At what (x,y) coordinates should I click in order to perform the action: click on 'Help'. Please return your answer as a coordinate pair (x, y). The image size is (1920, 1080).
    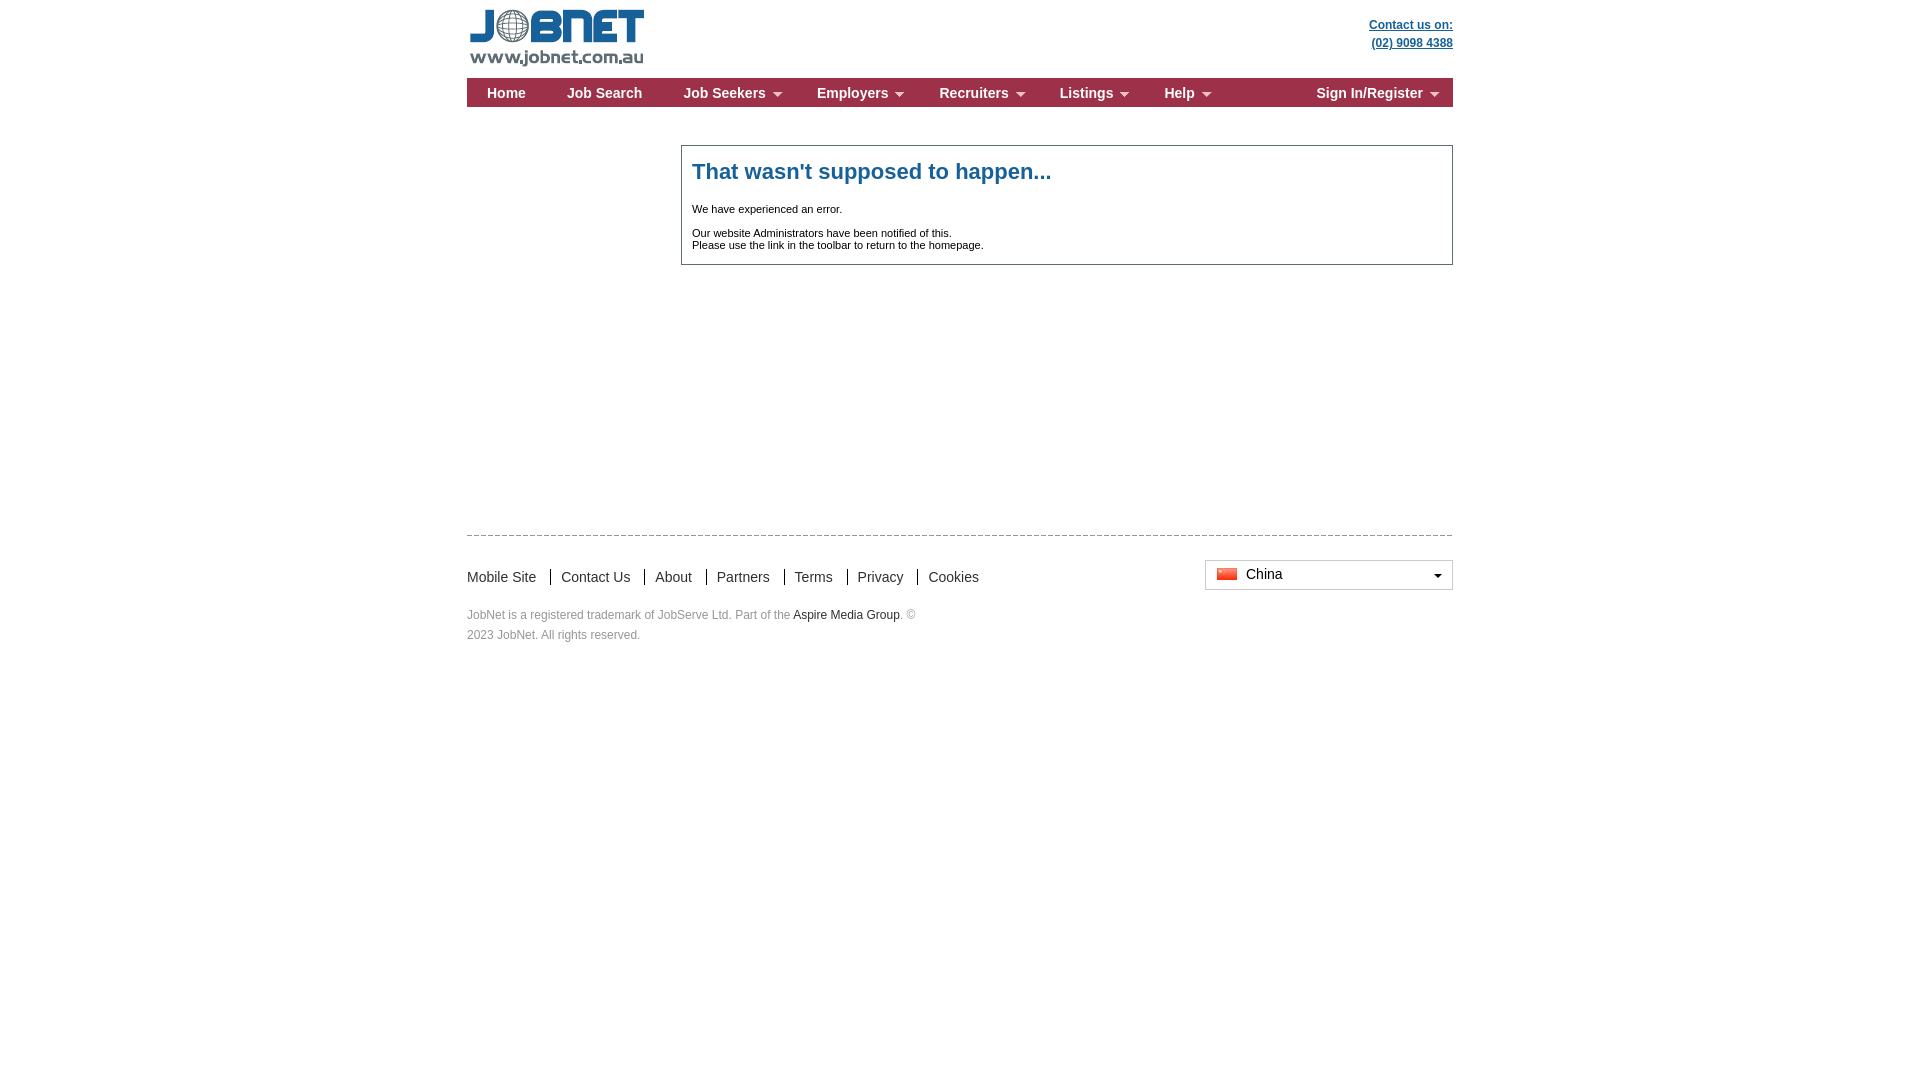
    Looking at the image, I should click on (1143, 92).